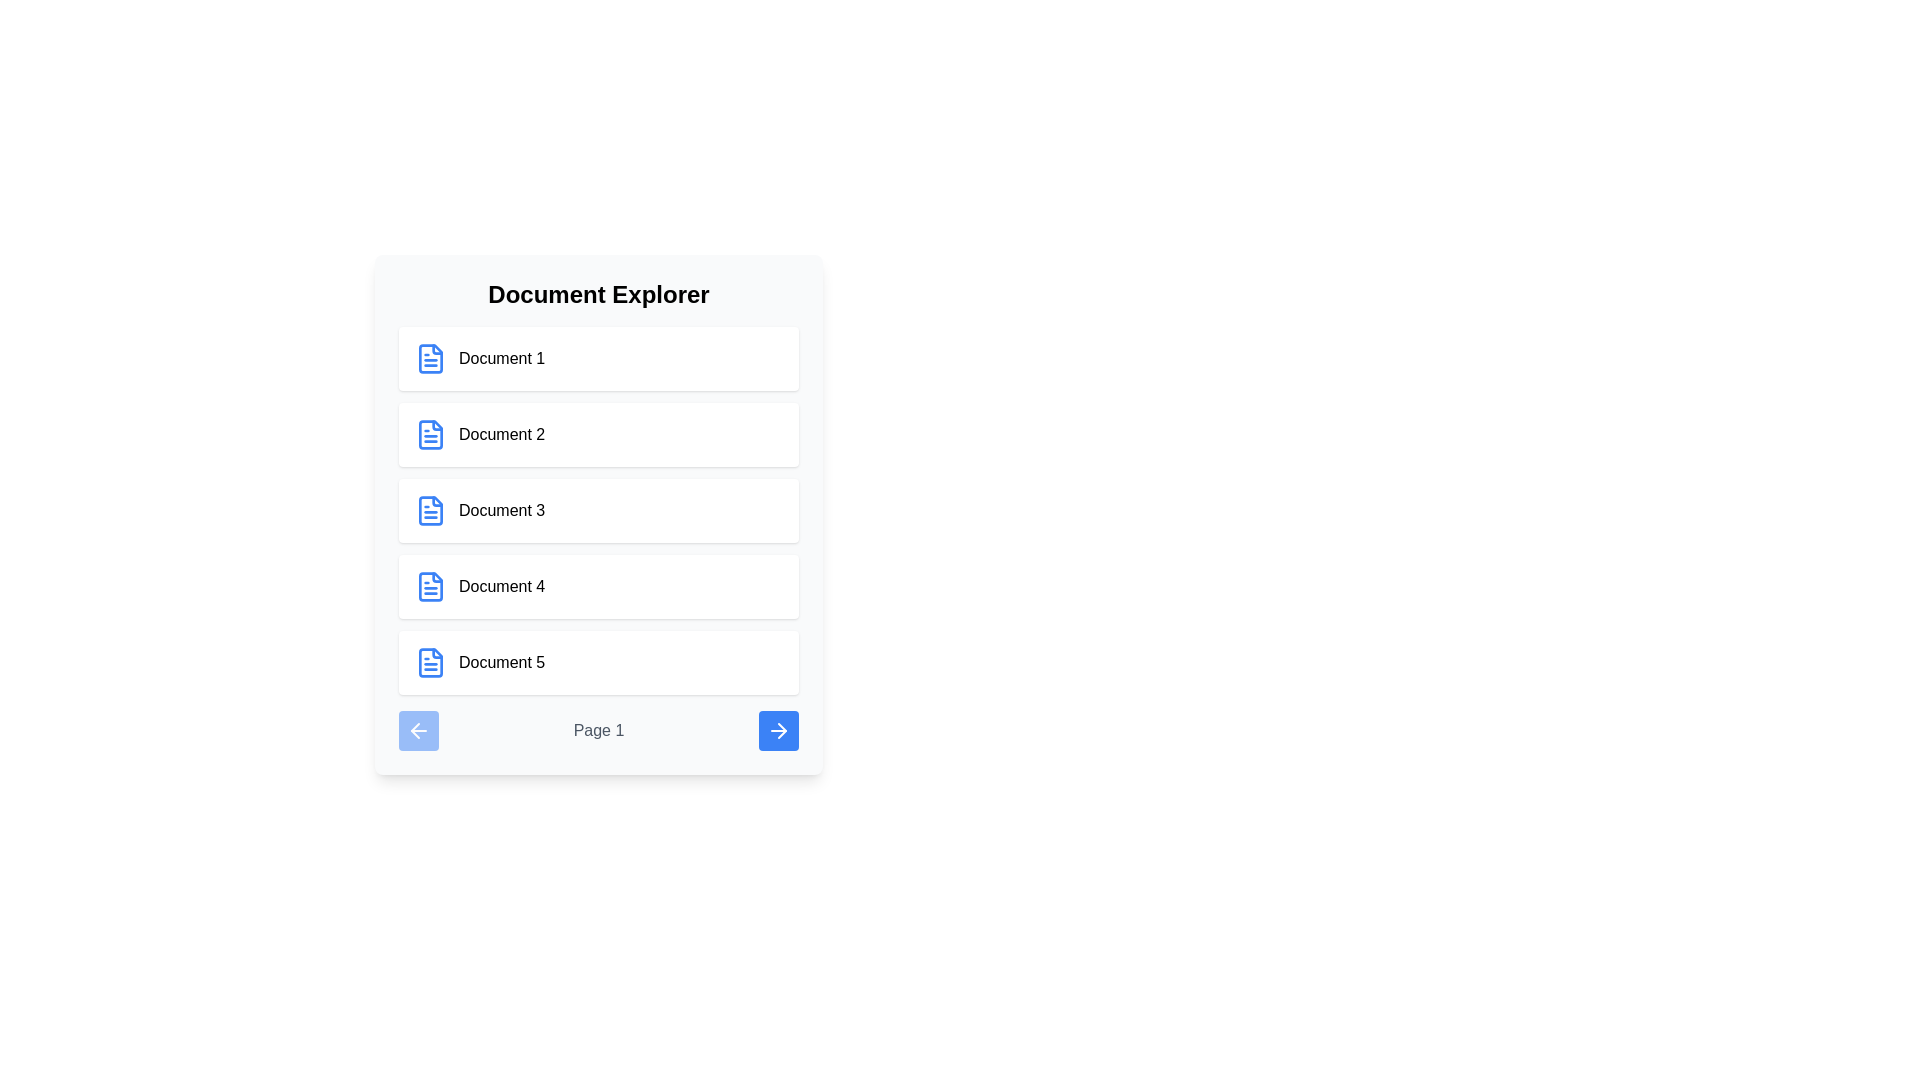  What do you see at coordinates (781, 731) in the screenshot?
I see `the triangular arrowhead of the arrow icon located in the lower right corner of the document explorer interface, which is part of an SVG structure` at bounding box center [781, 731].